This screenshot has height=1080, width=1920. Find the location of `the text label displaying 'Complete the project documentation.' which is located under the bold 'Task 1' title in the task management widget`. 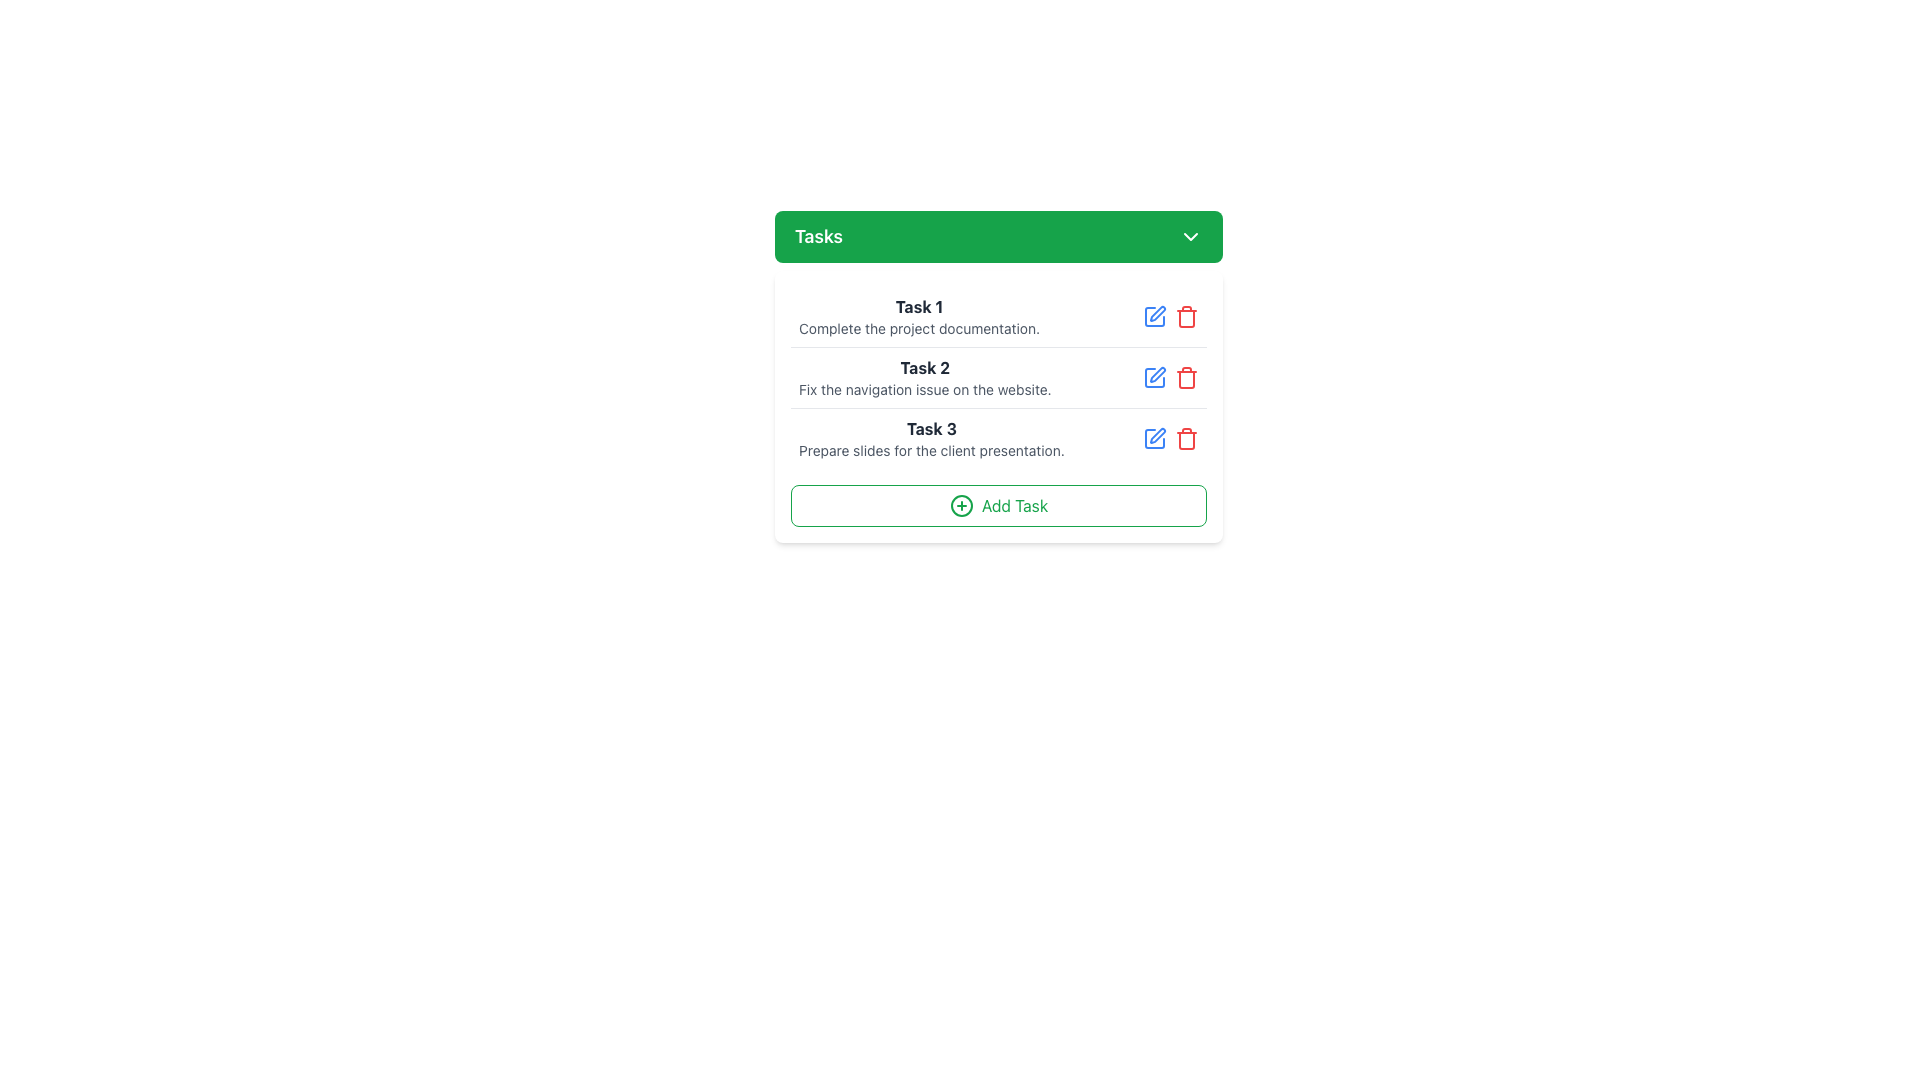

the text label displaying 'Complete the project documentation.' which is located under the bold 'Task 1' title in the task management widget is located at coordinates (918, 327).